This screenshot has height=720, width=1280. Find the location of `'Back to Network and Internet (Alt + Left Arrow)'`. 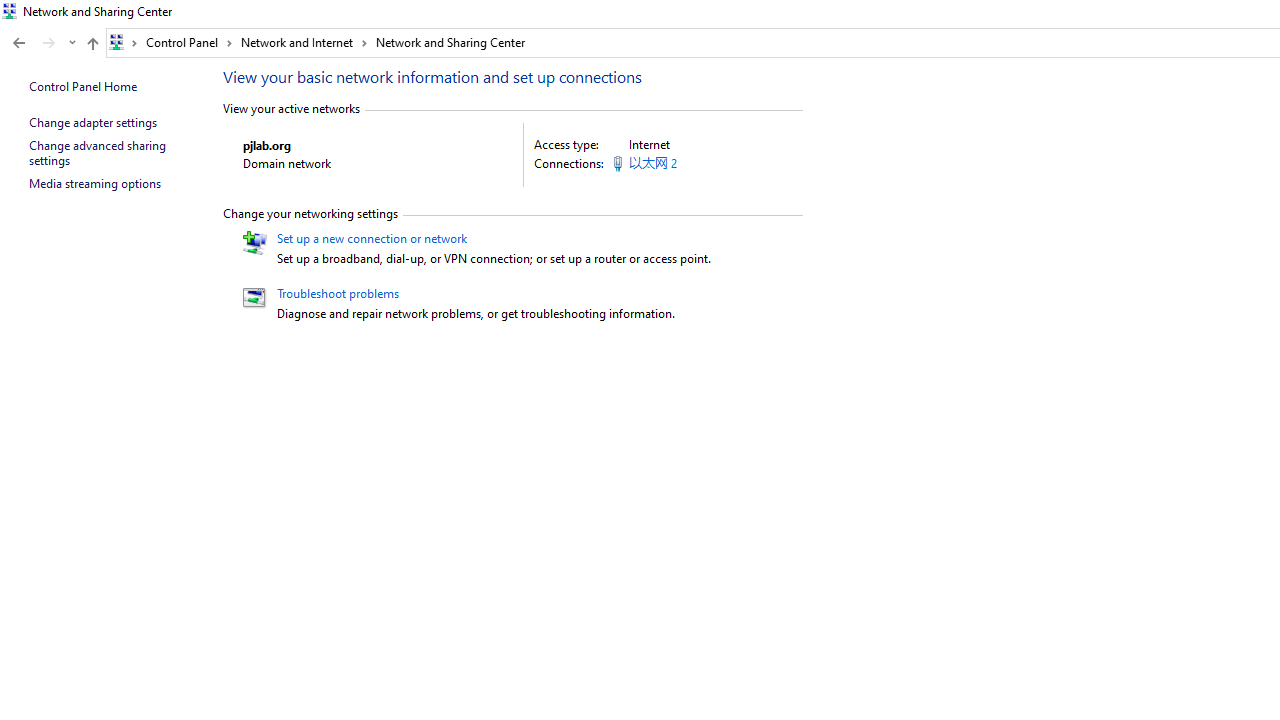

'Back to Network and Internet (Alt + Left Arrow)' is located at coordinates (19, 43).